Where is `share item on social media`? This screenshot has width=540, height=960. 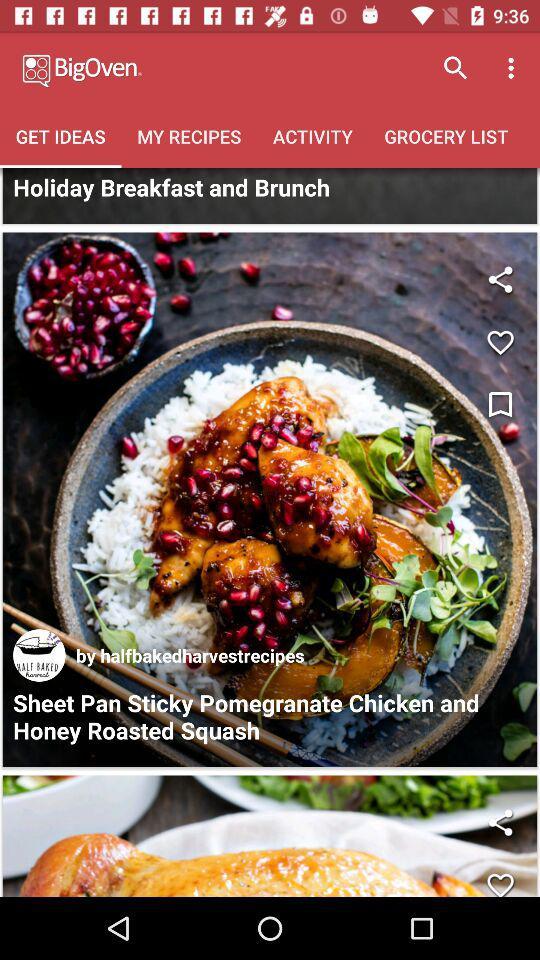
share item on social media is located at coordinates (499, 822).